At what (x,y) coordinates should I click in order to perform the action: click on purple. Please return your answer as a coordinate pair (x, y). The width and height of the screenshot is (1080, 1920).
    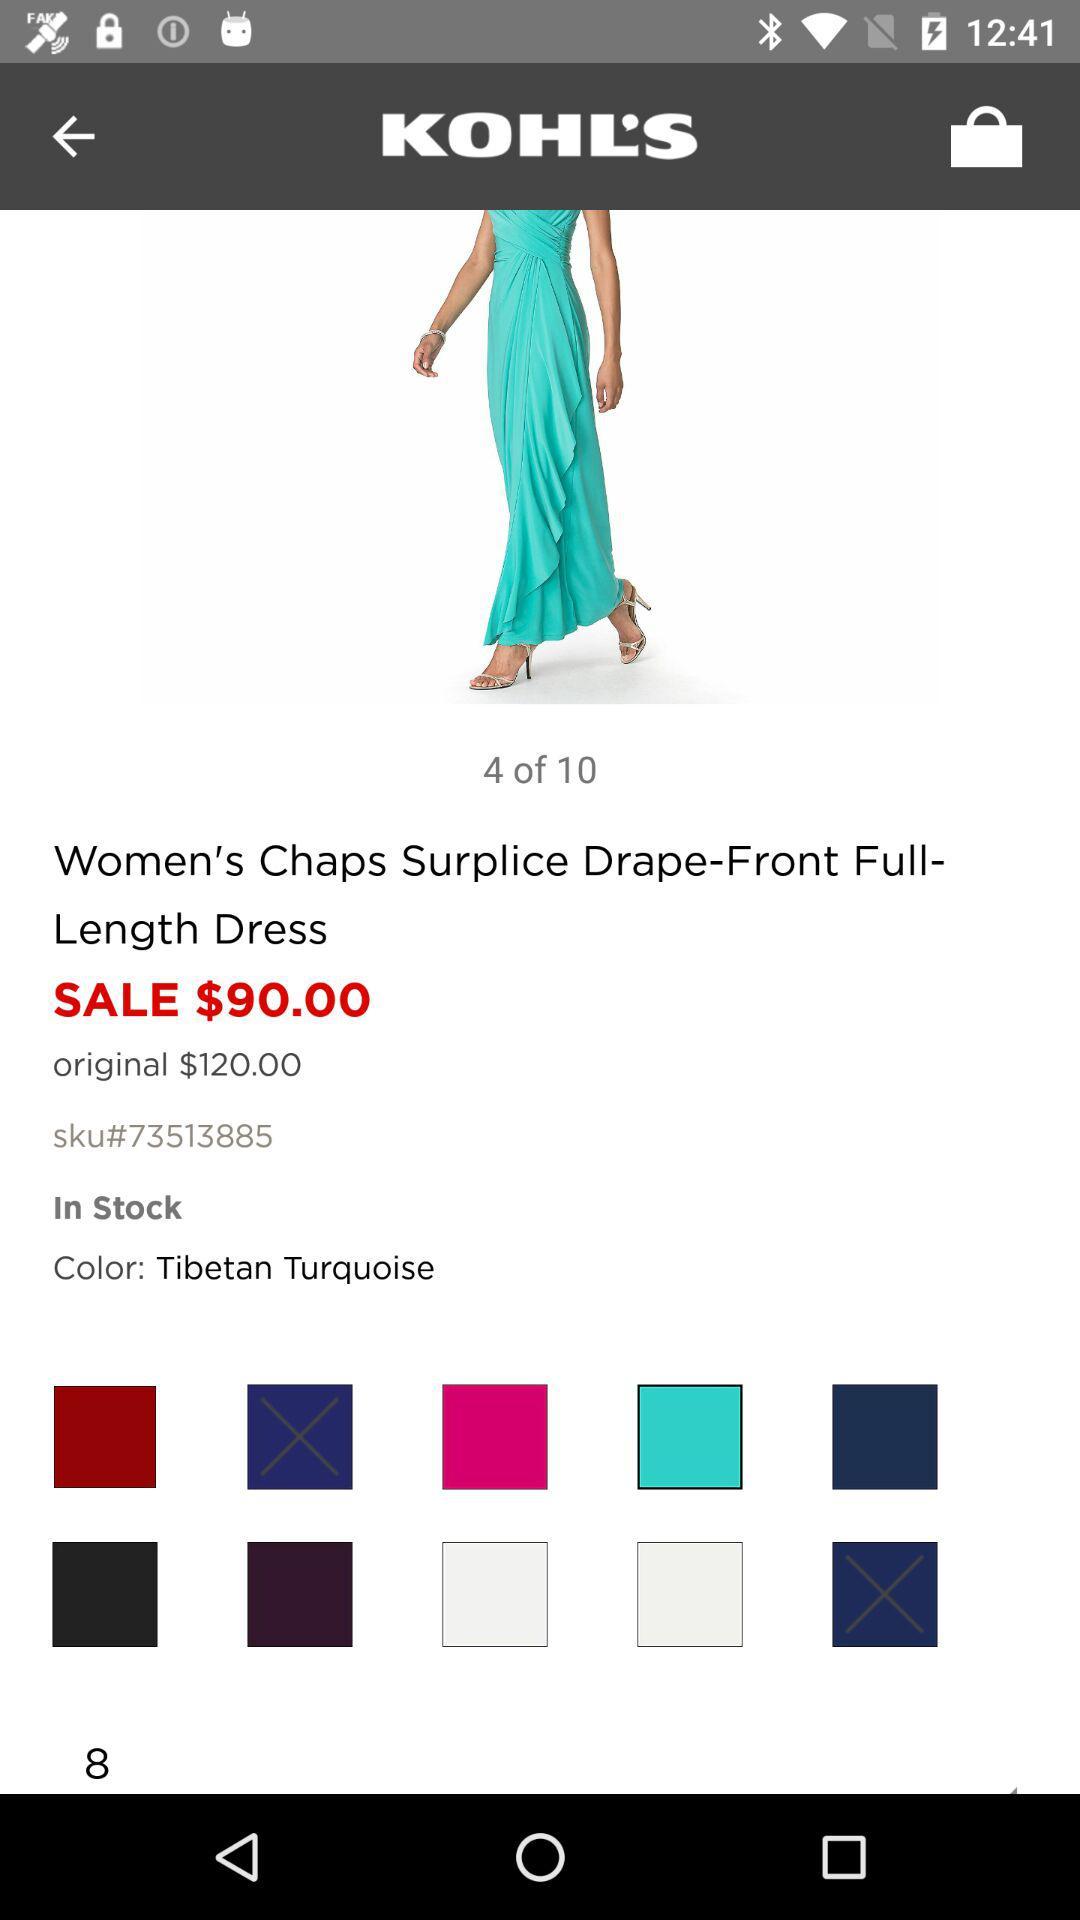
    Looking at the image, I should click on (300, 1435).